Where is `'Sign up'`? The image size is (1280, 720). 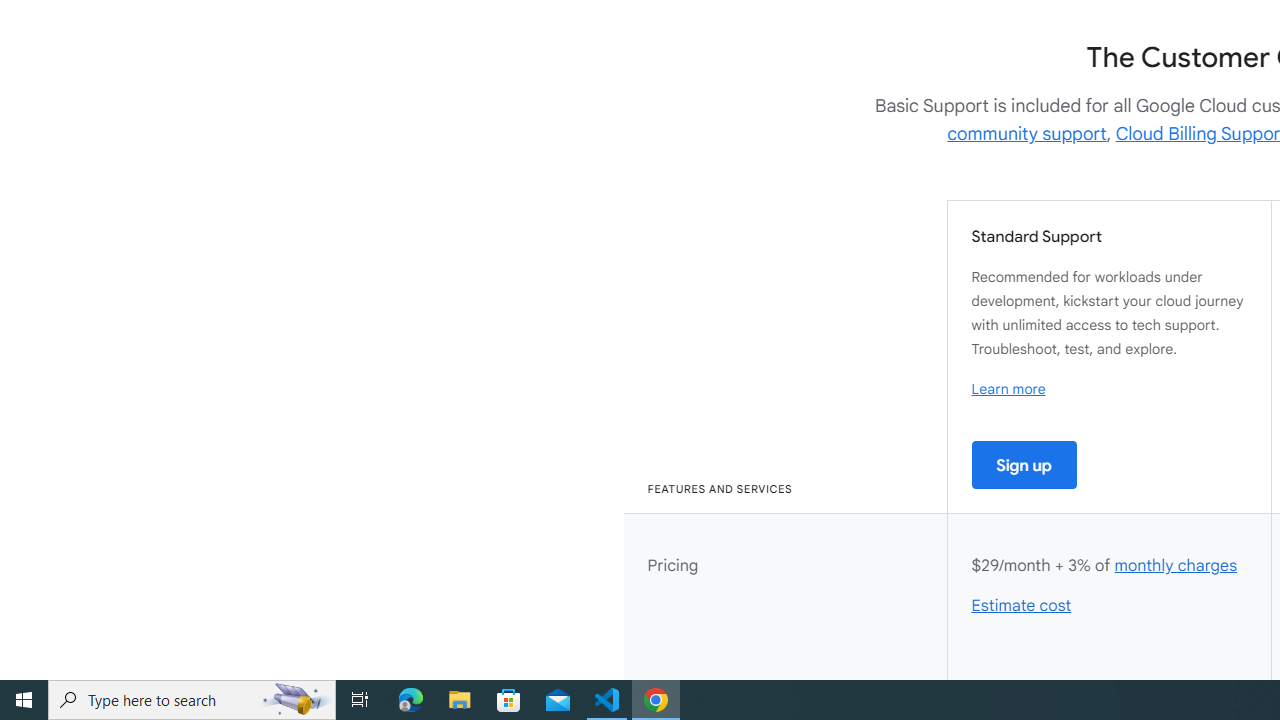
'Sign up' is located at coordinates (1024, 464).